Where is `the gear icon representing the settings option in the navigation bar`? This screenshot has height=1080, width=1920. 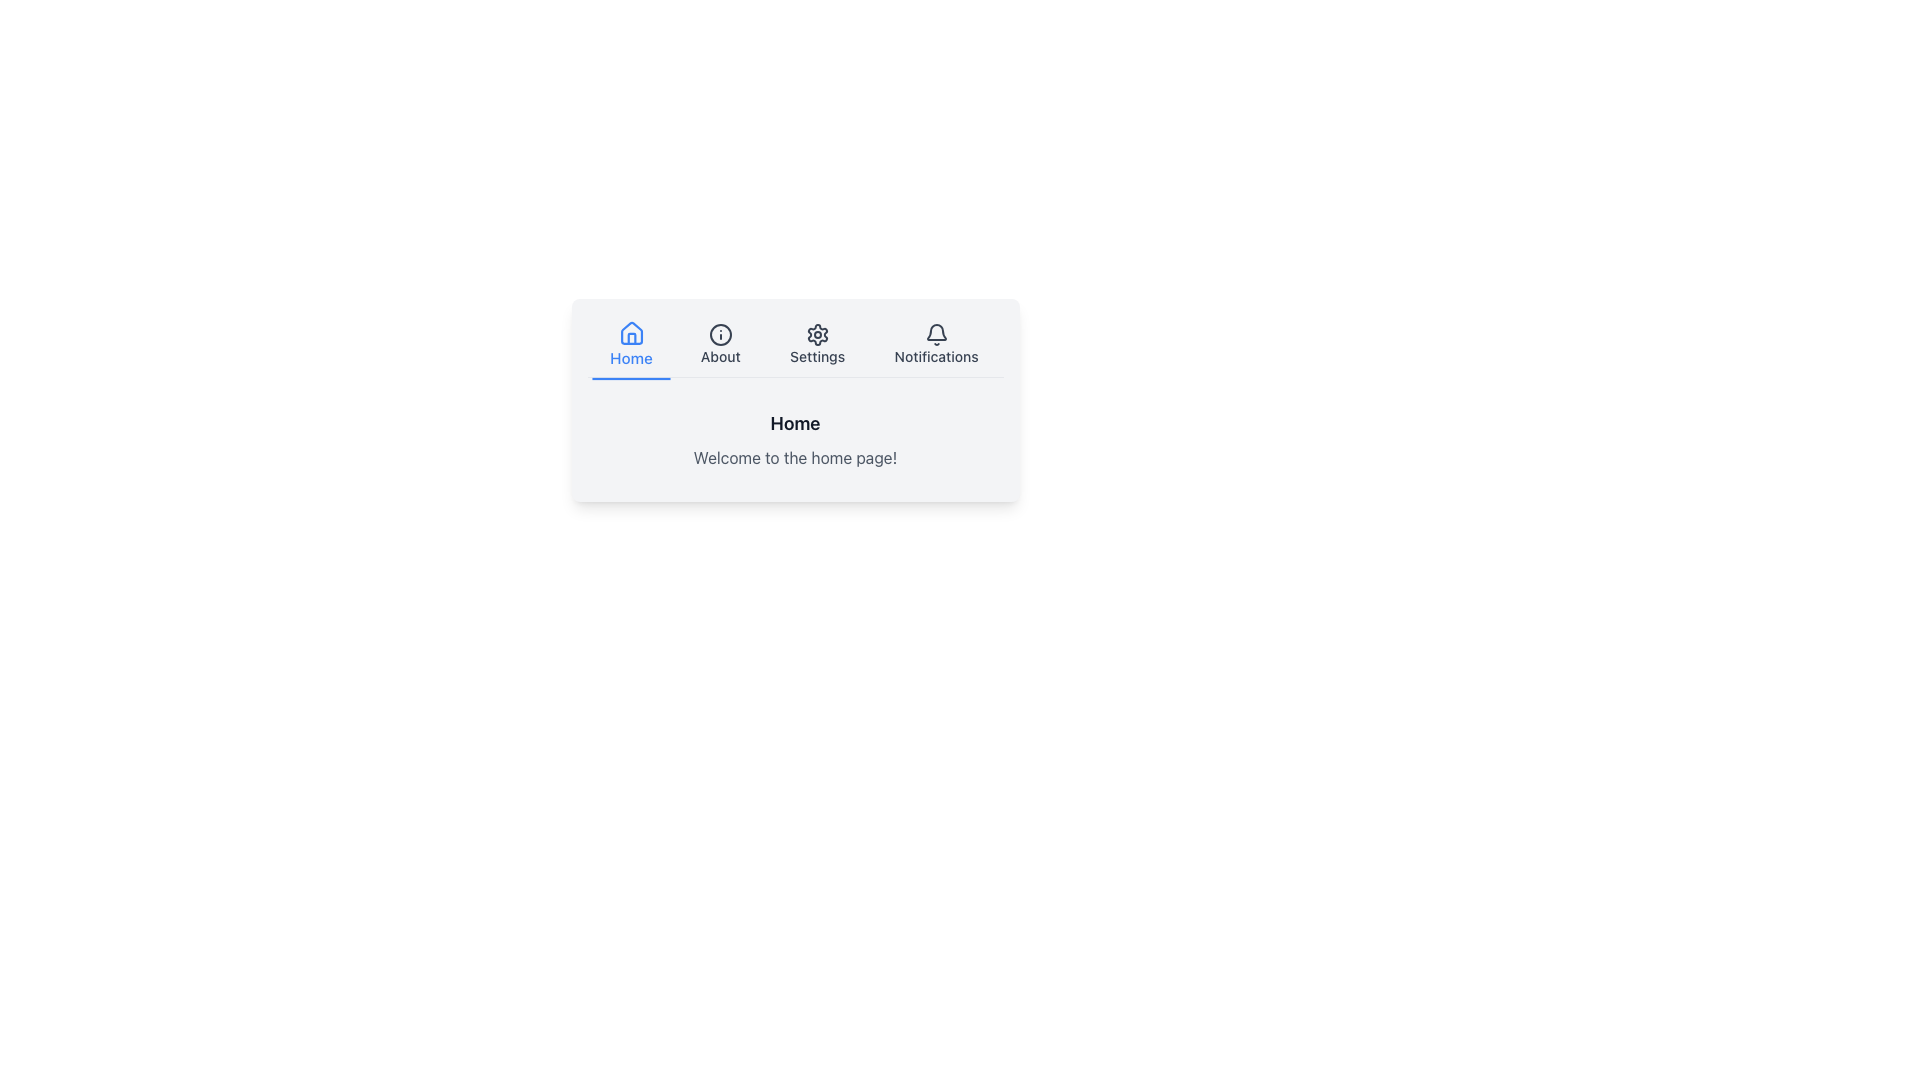
the gear icon representing the settings option in the navigation bar is located at coordinates (817, 334).